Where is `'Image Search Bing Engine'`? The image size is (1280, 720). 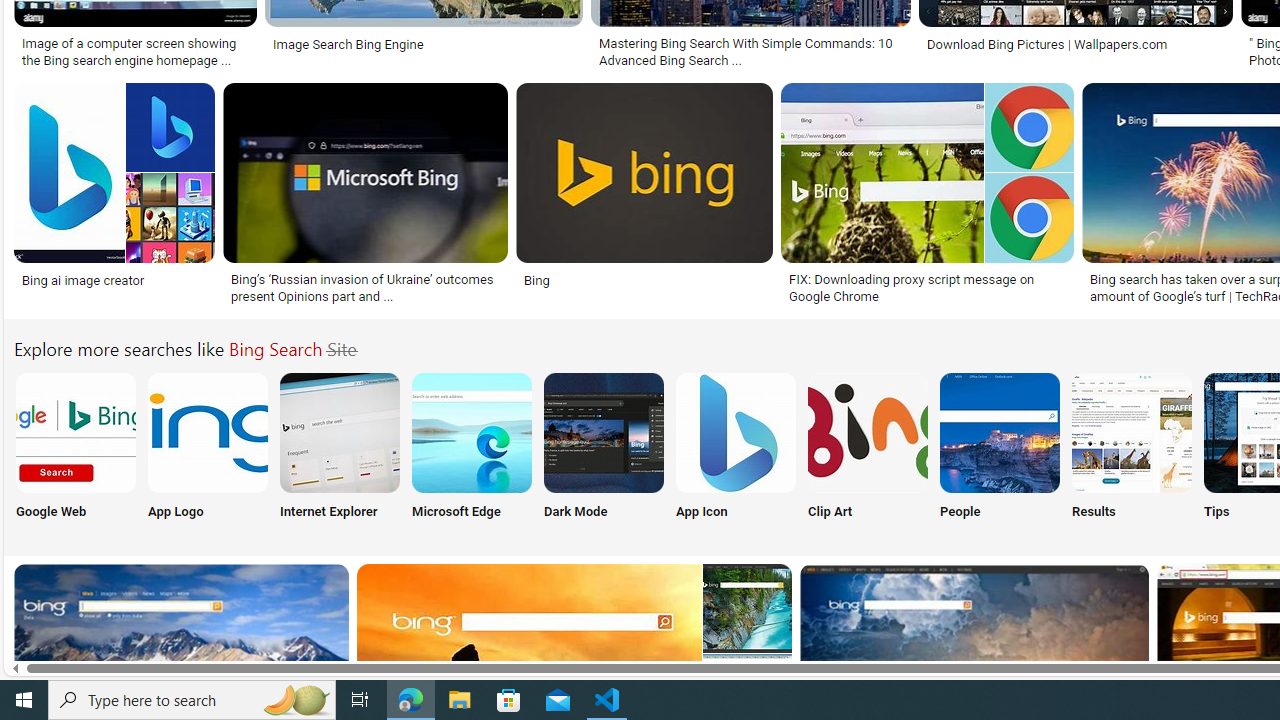 'Image Search Bing Engine' is located at coordinates (422, 44).